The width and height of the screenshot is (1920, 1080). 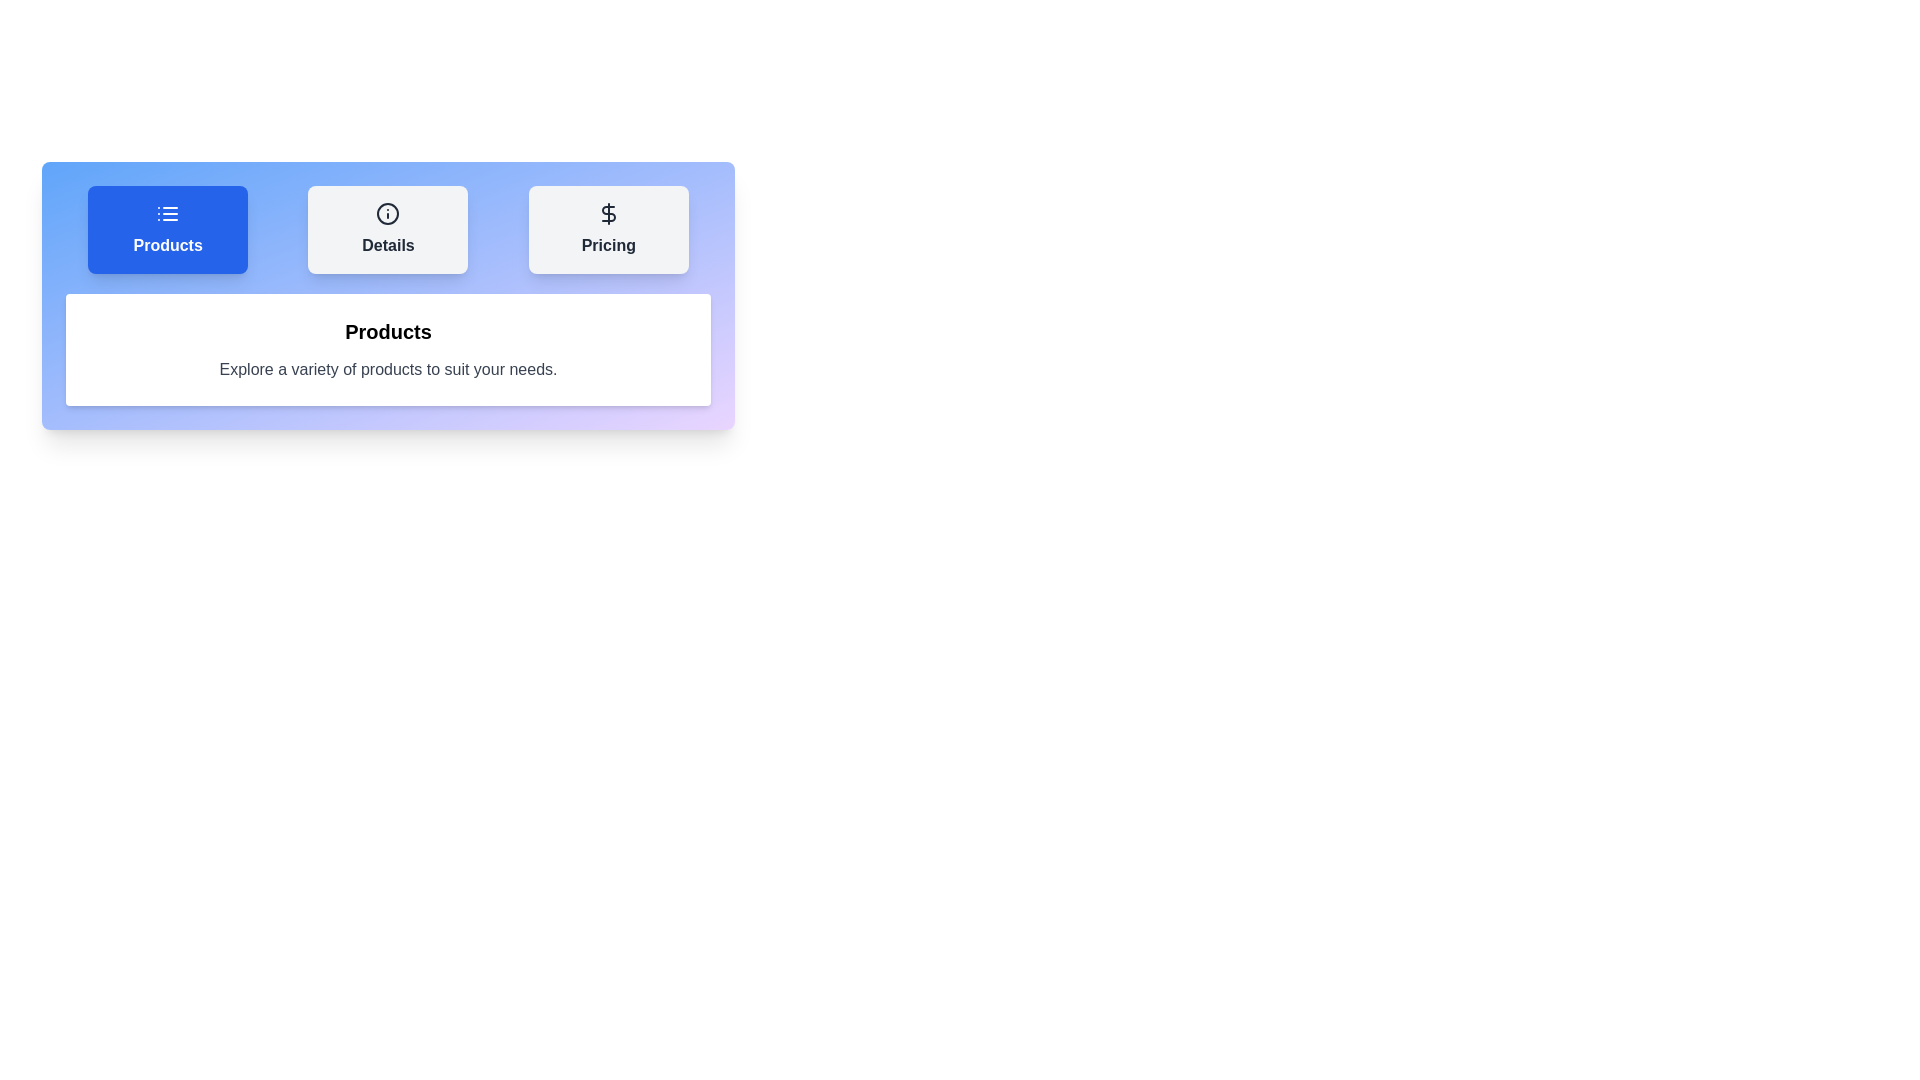 What do you see at coordinates (388, 229) in the screenshot?
I see `the tab button labeled Details` at bounding box center [388, 229].